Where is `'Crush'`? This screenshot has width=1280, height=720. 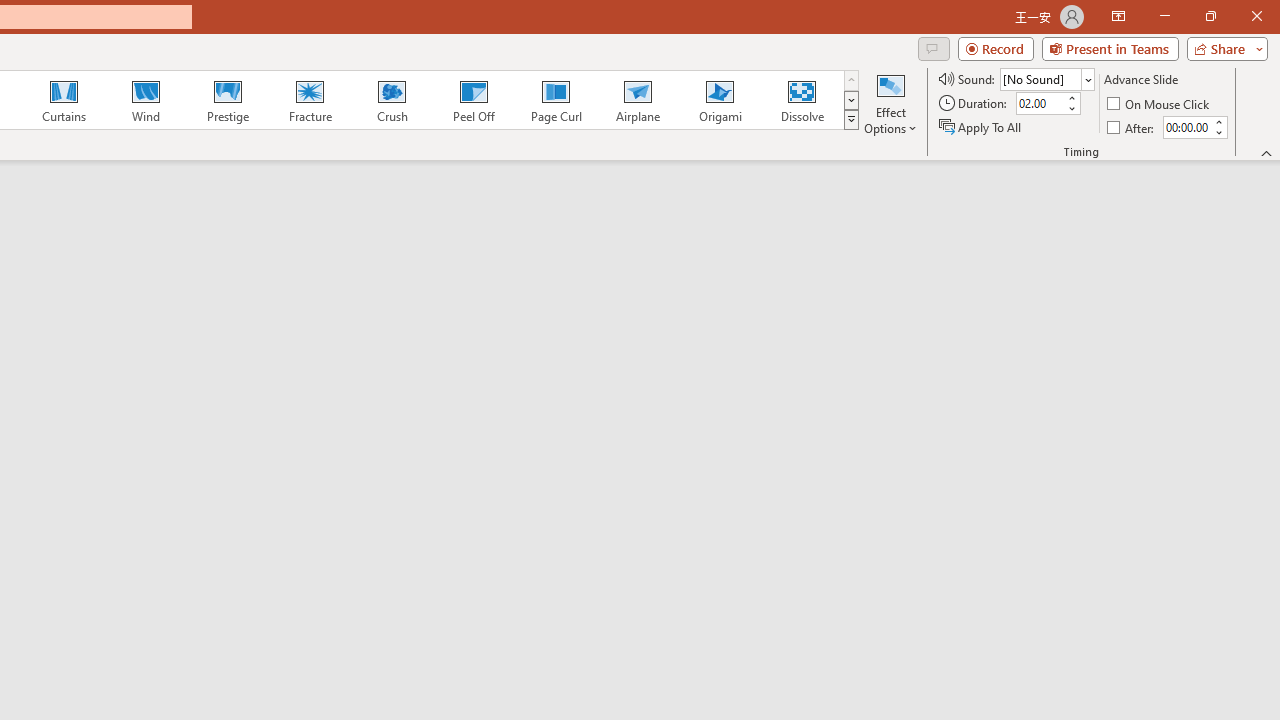
'Crush' is located at coordinates (391, 100).